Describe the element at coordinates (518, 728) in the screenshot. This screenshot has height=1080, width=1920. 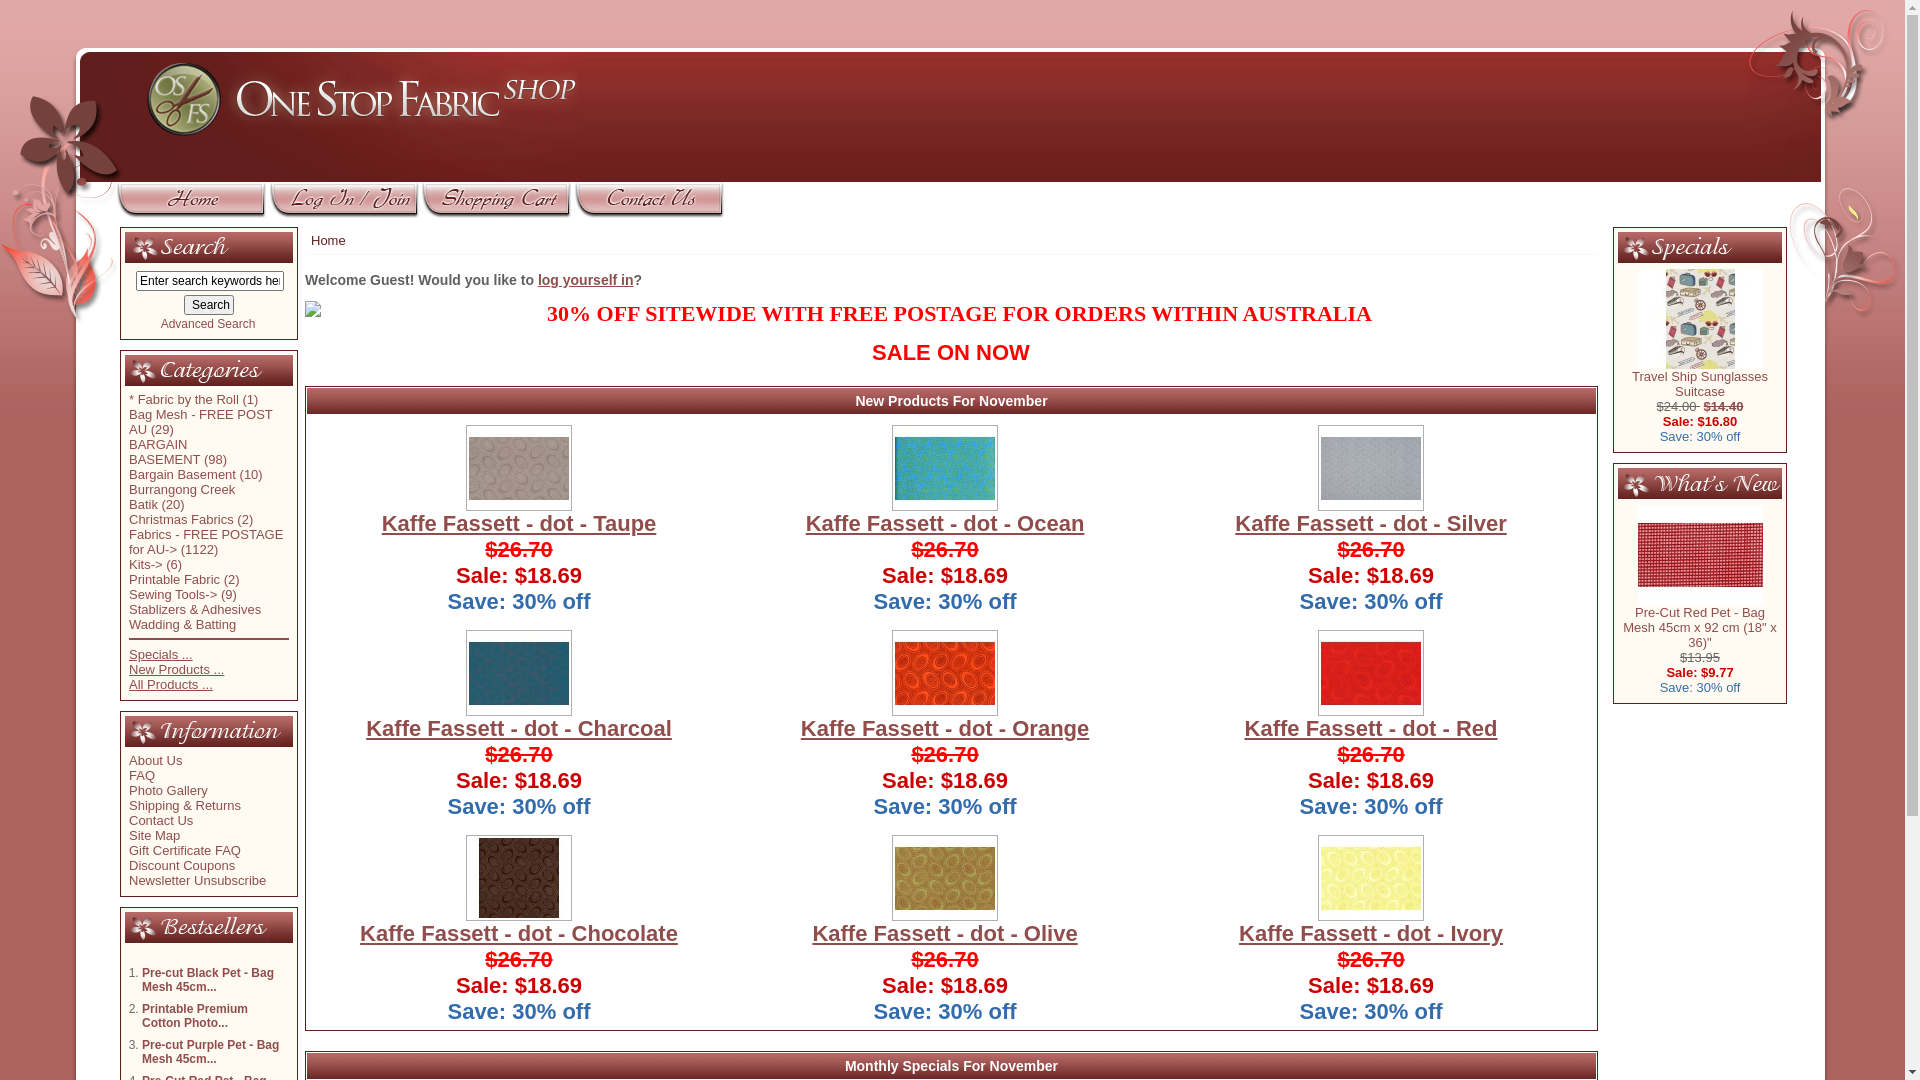
I see `'Kaffe Fassett - dot - Charcoal'` at that location.